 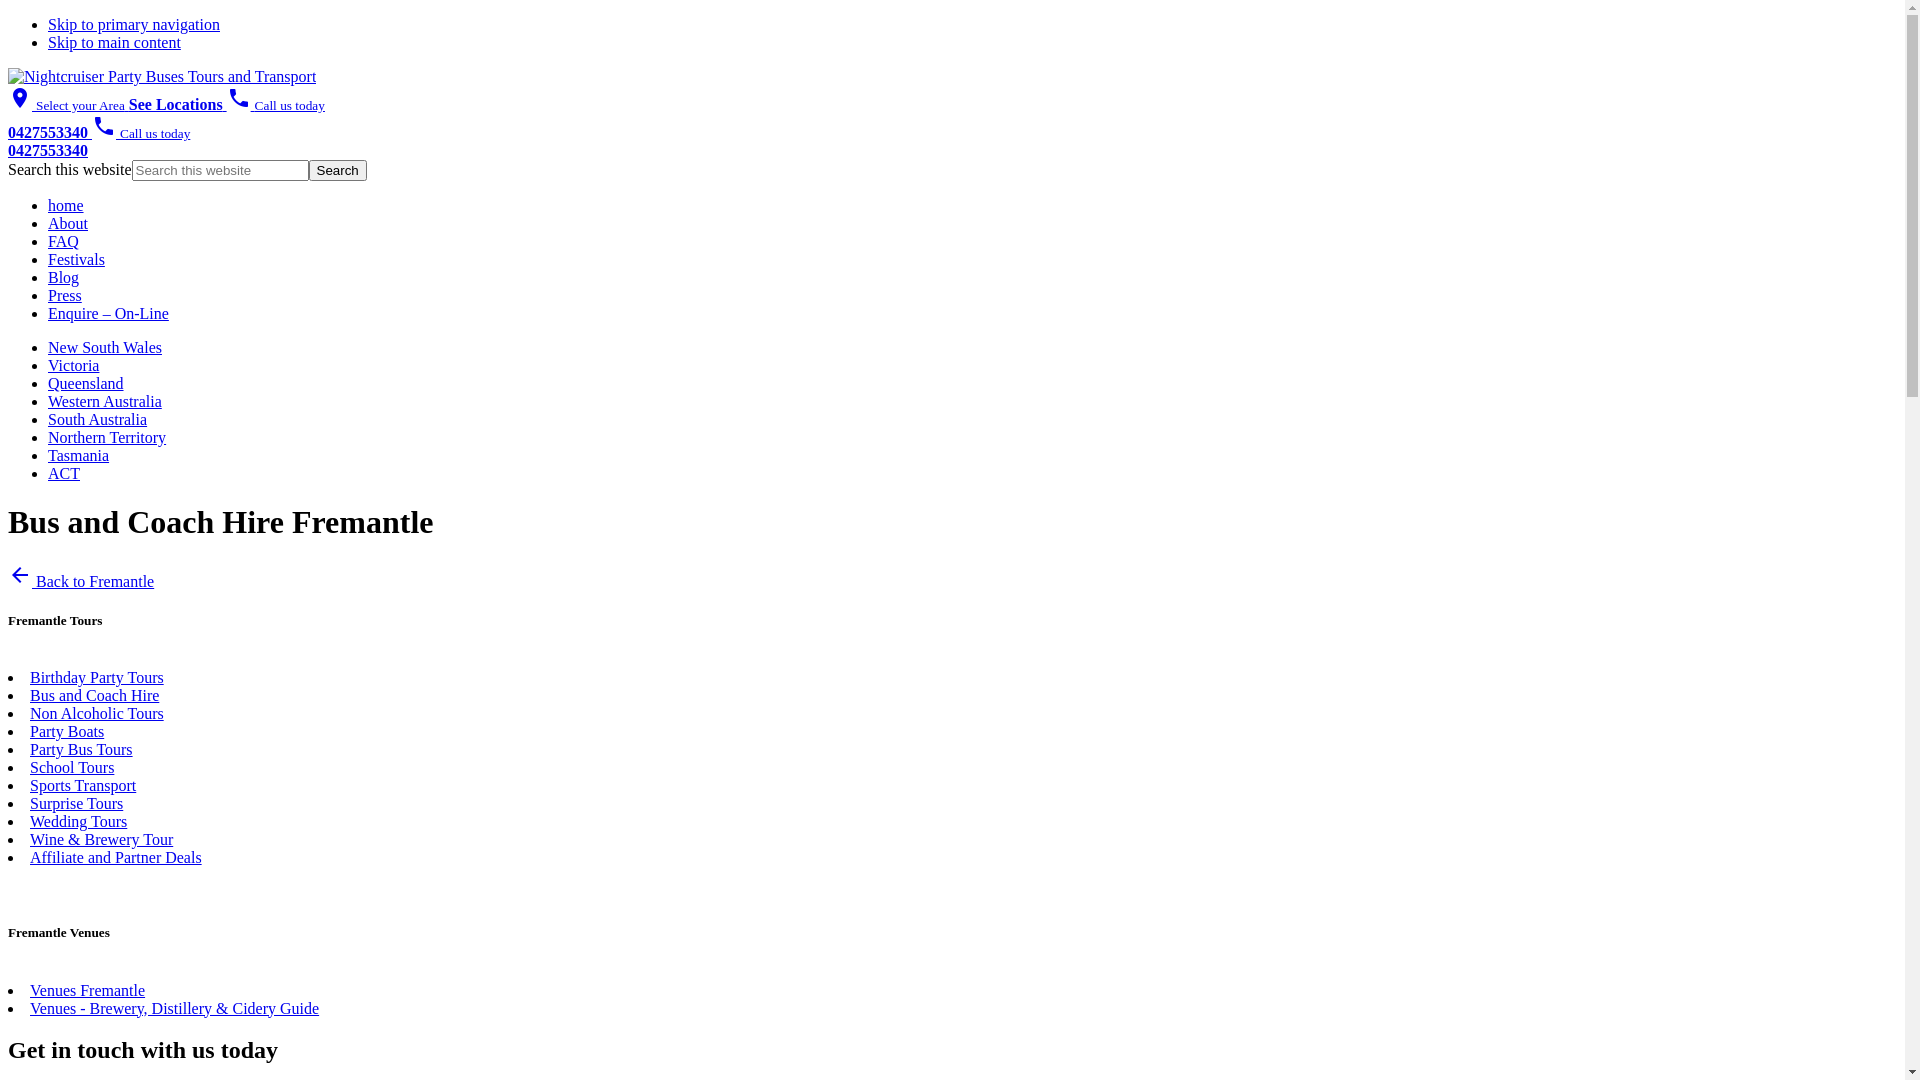 What do you see at coordinates (81, 784) in the screenshot?
I see `'Sports Transport'` at bounding box center [81, 784].